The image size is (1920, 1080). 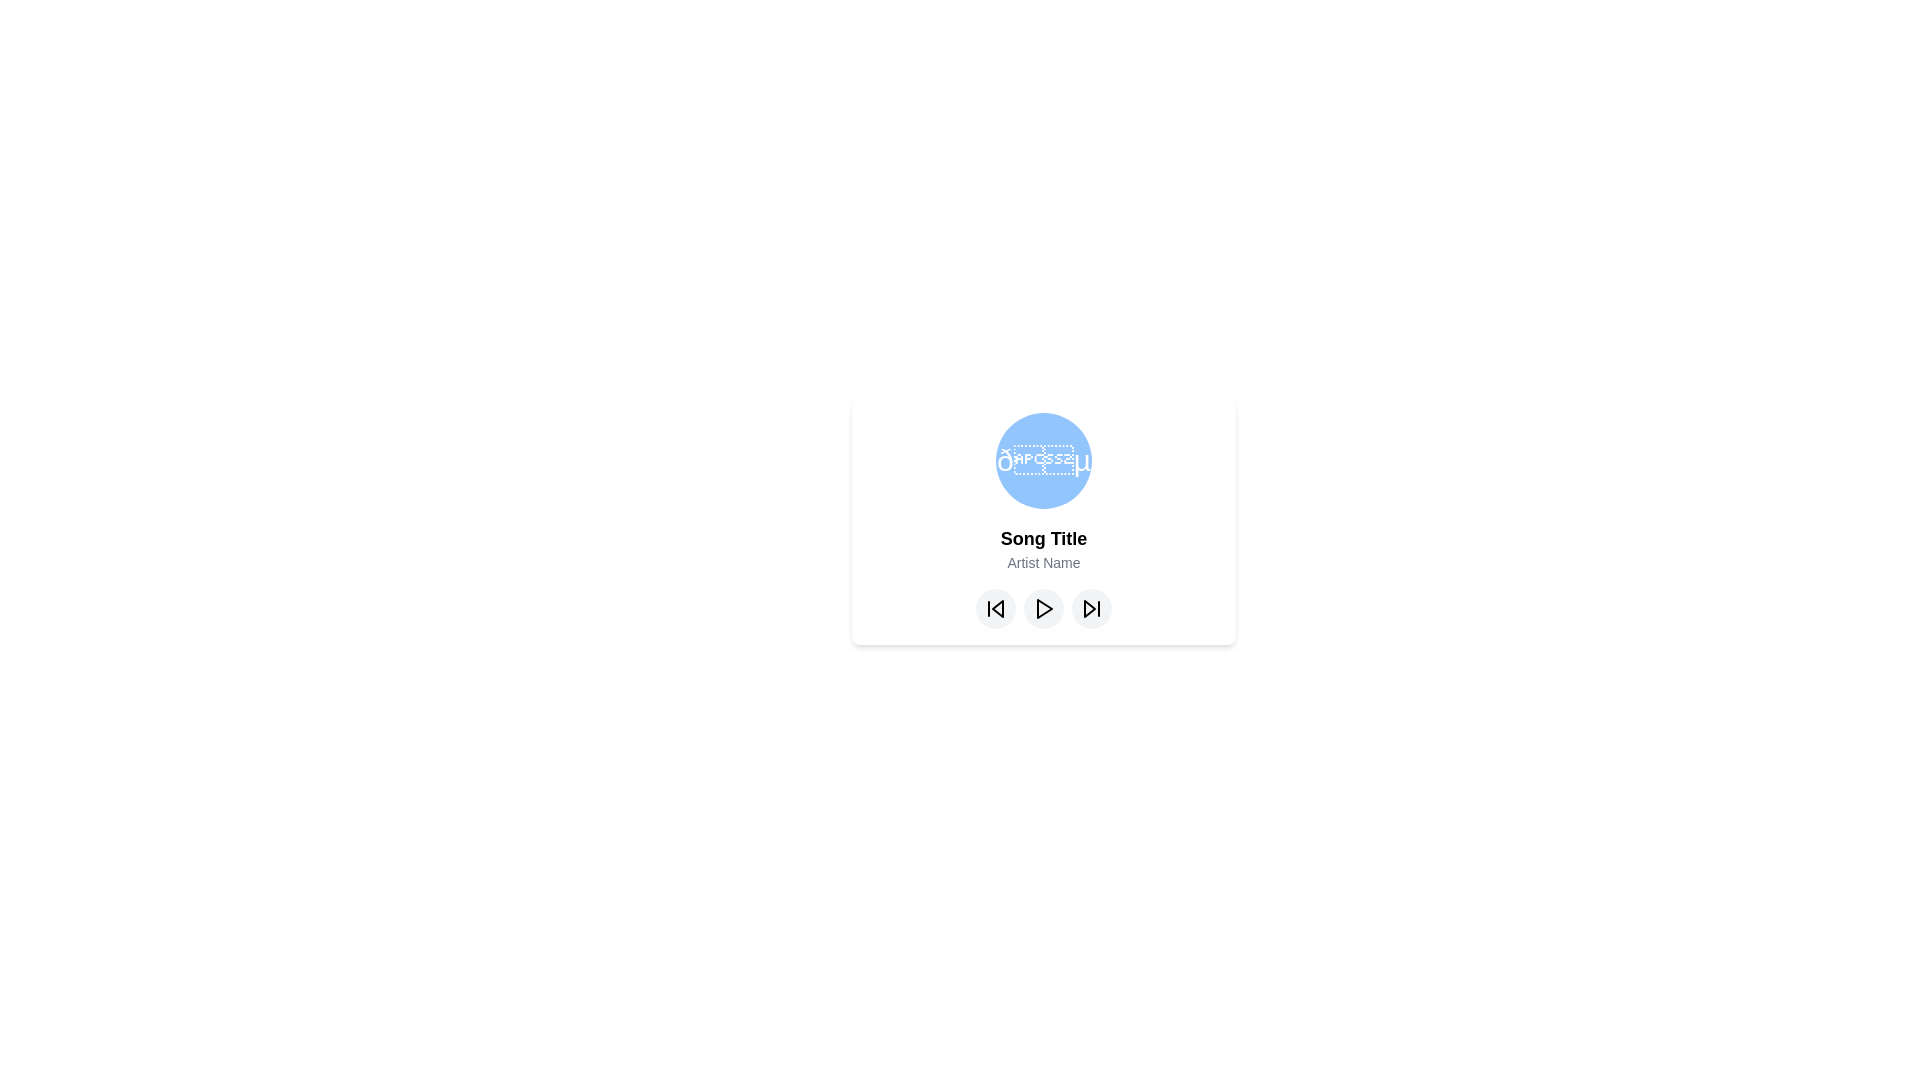 I want to click on the leftmost 'previous' button in the media playback interface, so click(x=996, y=608).